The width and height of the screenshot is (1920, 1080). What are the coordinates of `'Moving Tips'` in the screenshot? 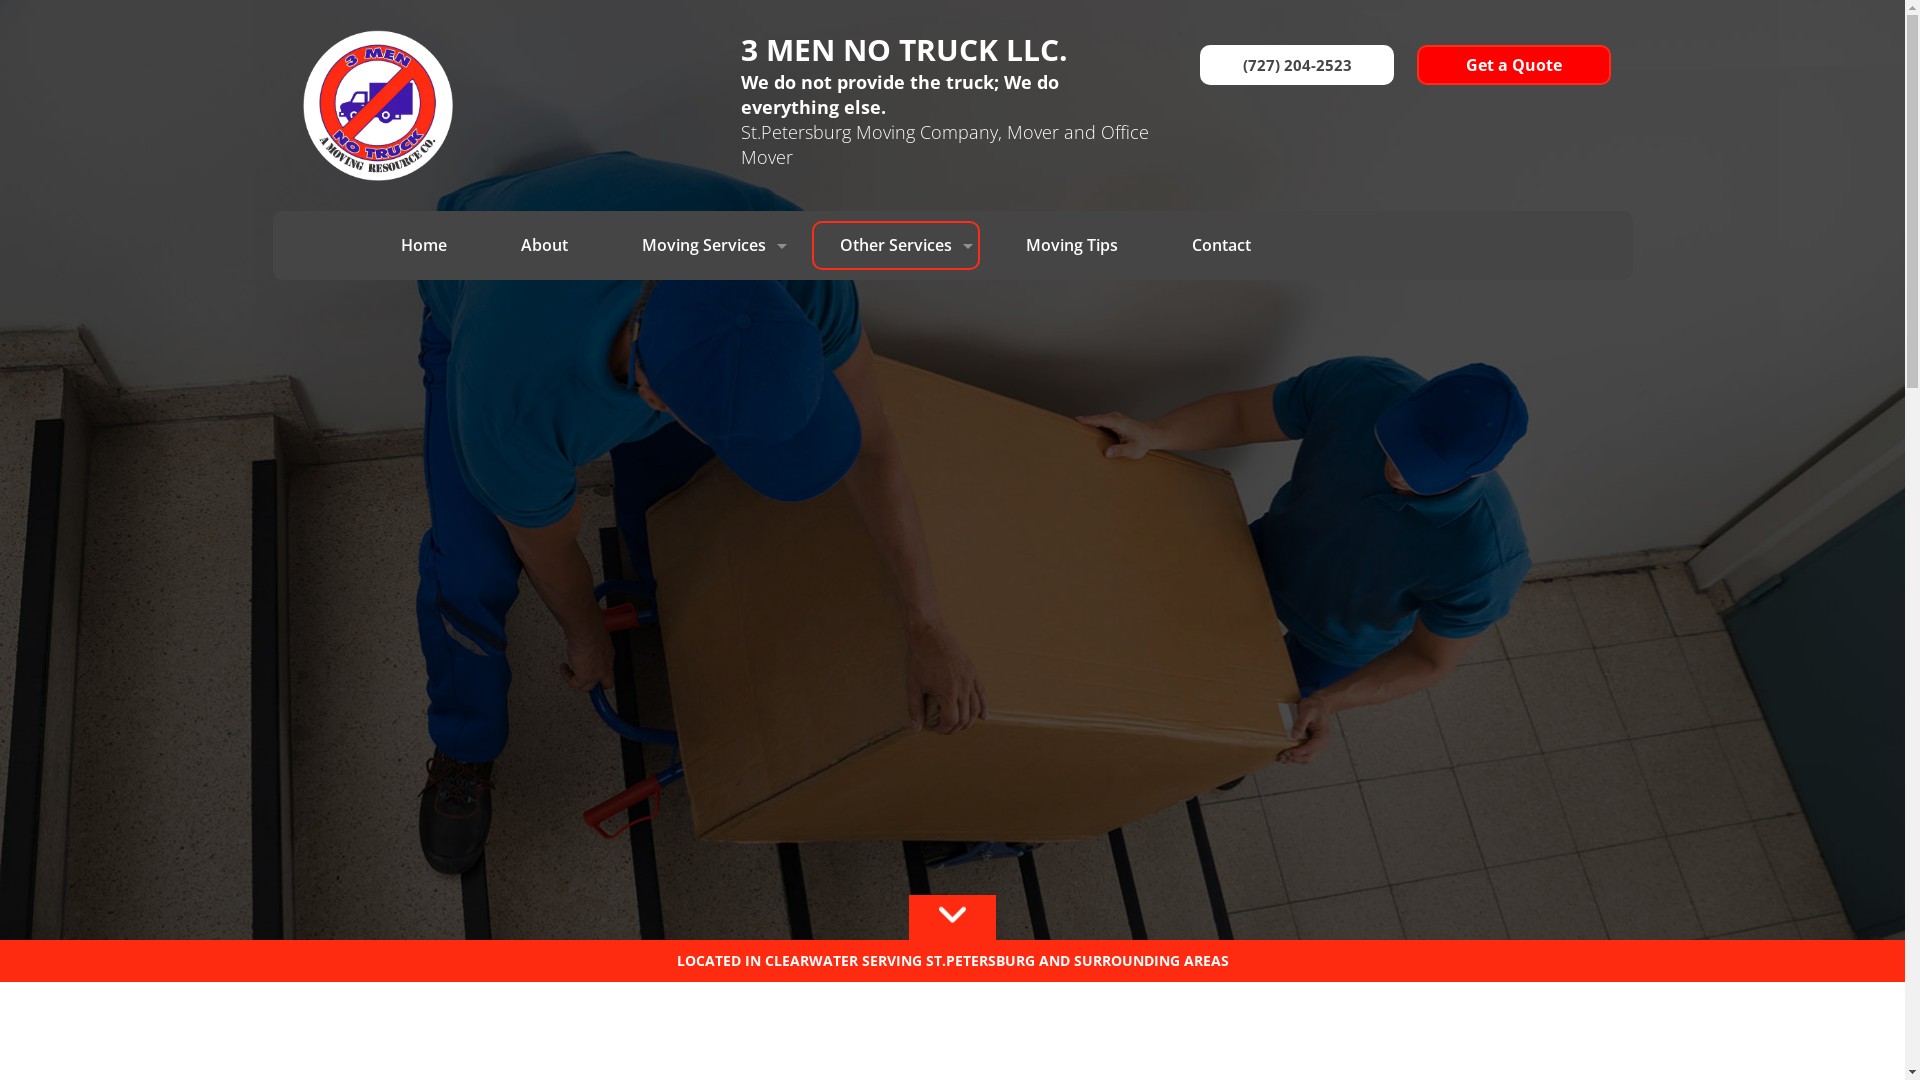 It's located at (1070, 244).